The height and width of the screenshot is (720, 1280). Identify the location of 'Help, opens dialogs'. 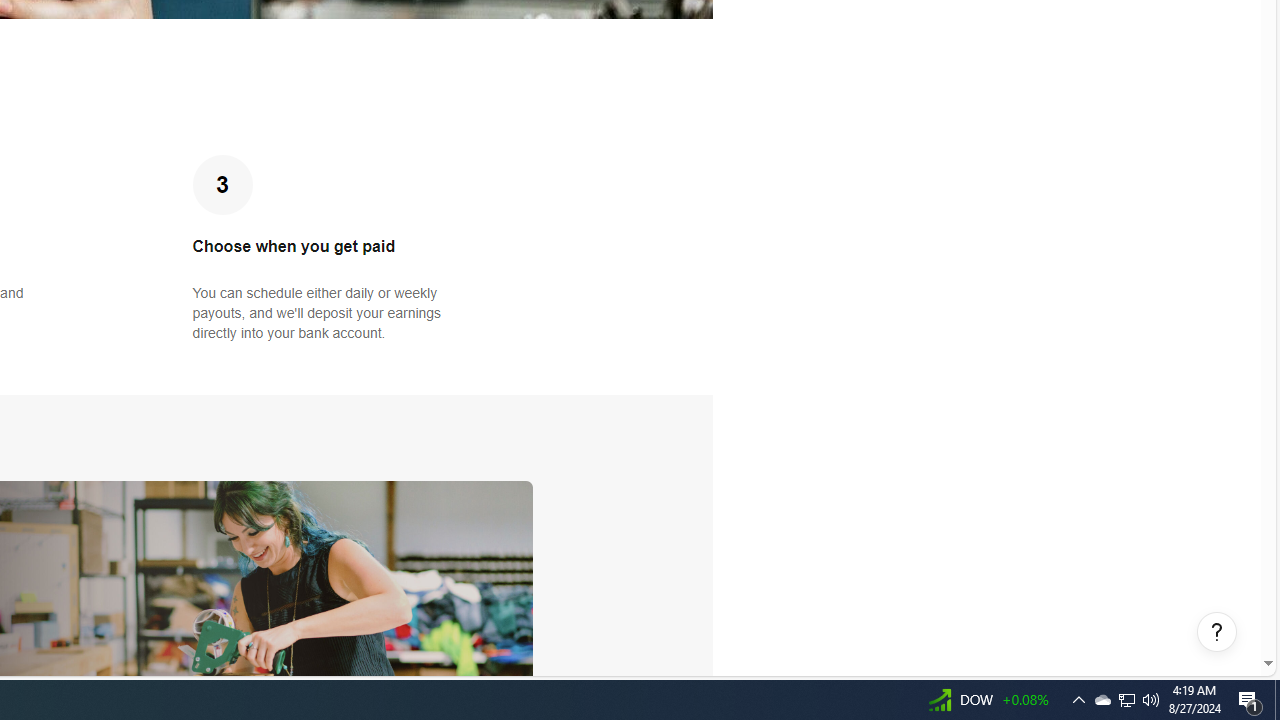
(1216, 632).